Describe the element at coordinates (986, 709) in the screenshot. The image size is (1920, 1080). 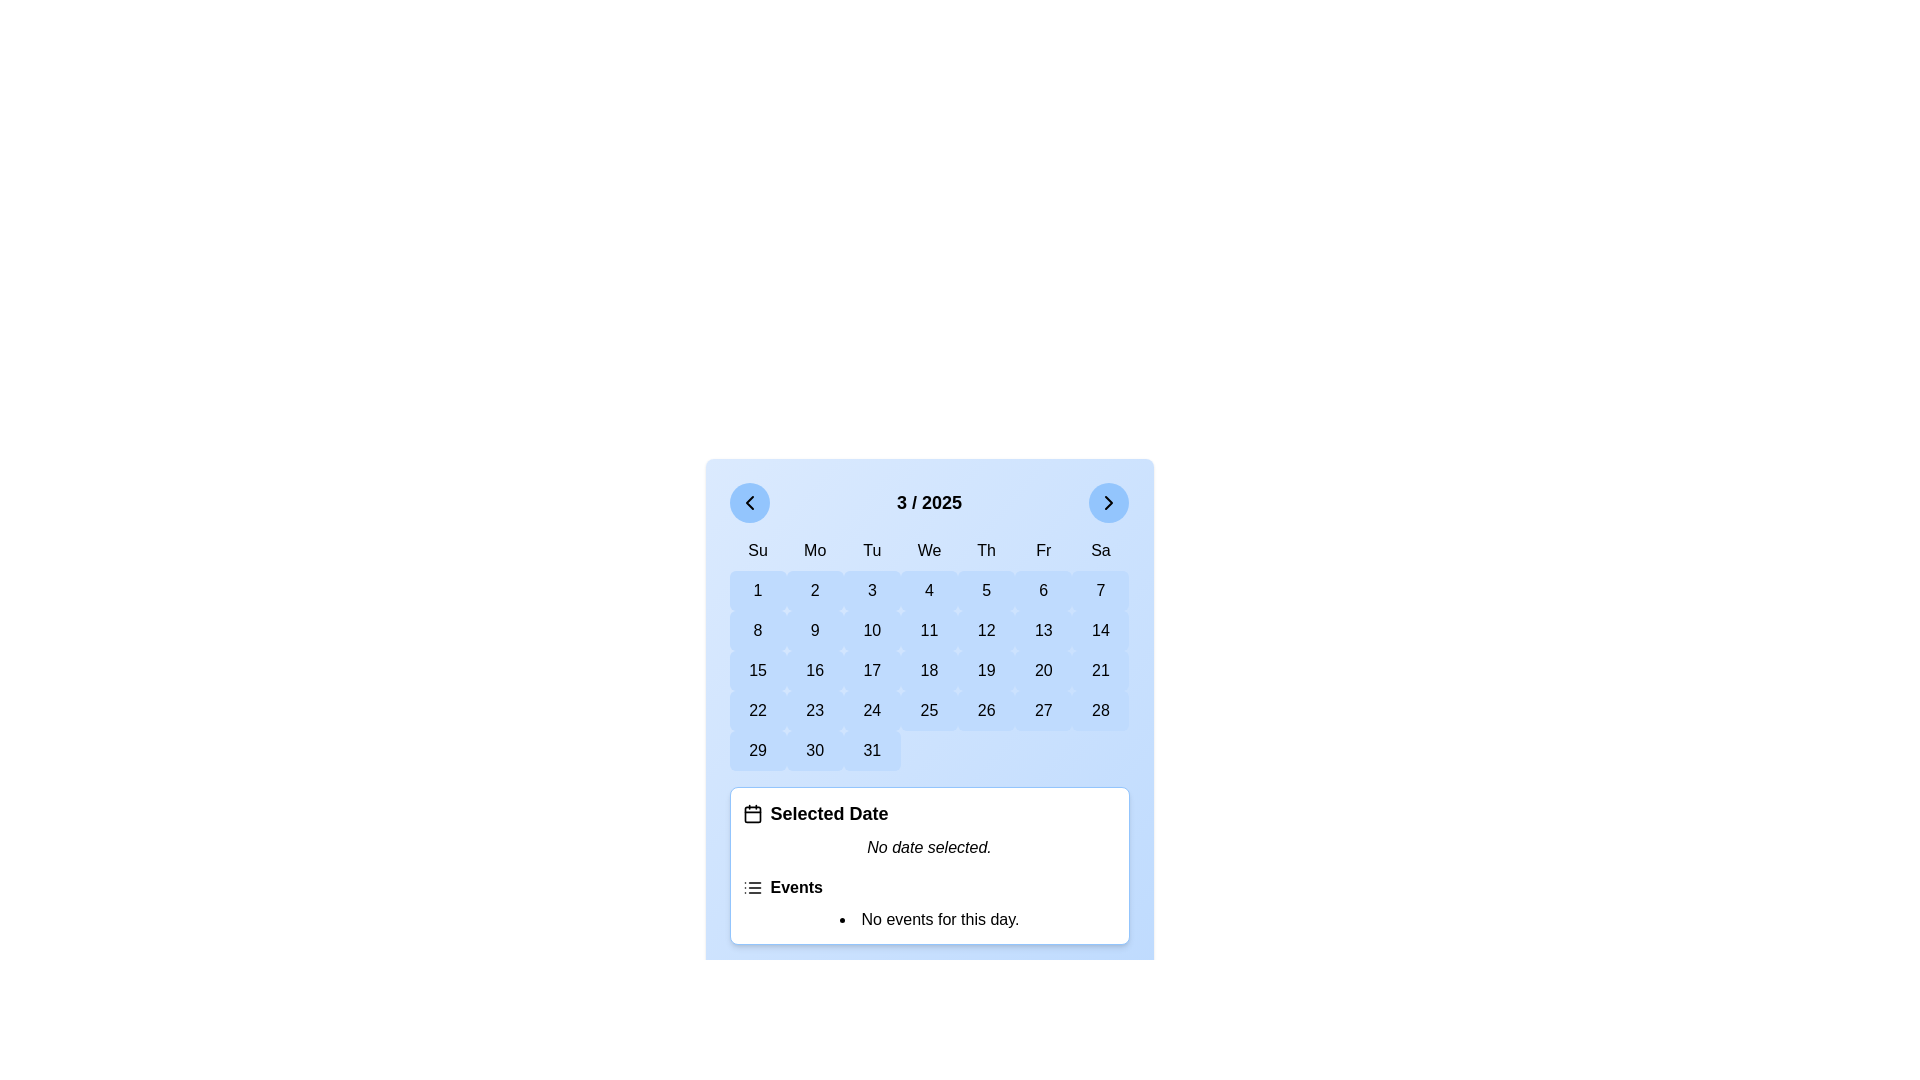
I see `the button displaying the number '26' in bold text, which is centered within a rounded rectangular shape with a light blue background` at that location.